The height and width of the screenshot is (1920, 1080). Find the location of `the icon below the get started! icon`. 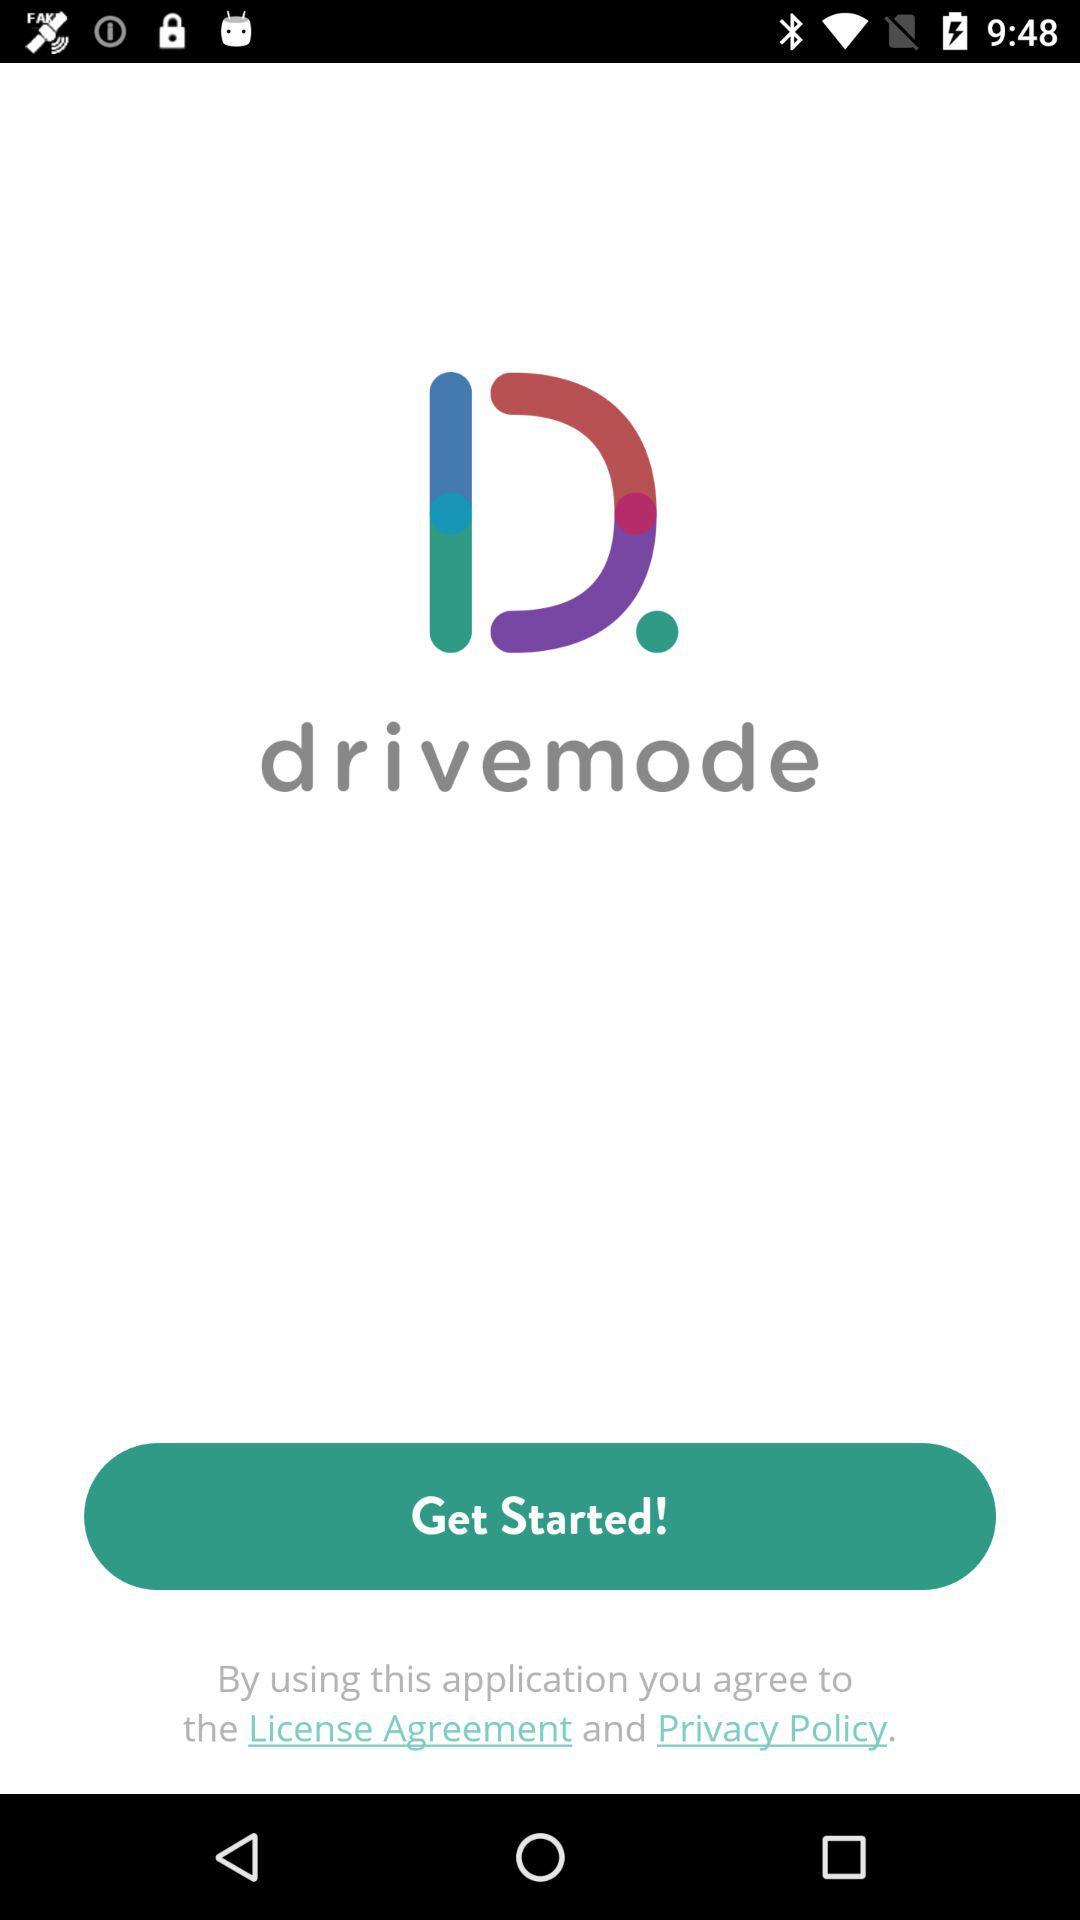

the icon below the get started! icon is located at coordinates (540, 1701).